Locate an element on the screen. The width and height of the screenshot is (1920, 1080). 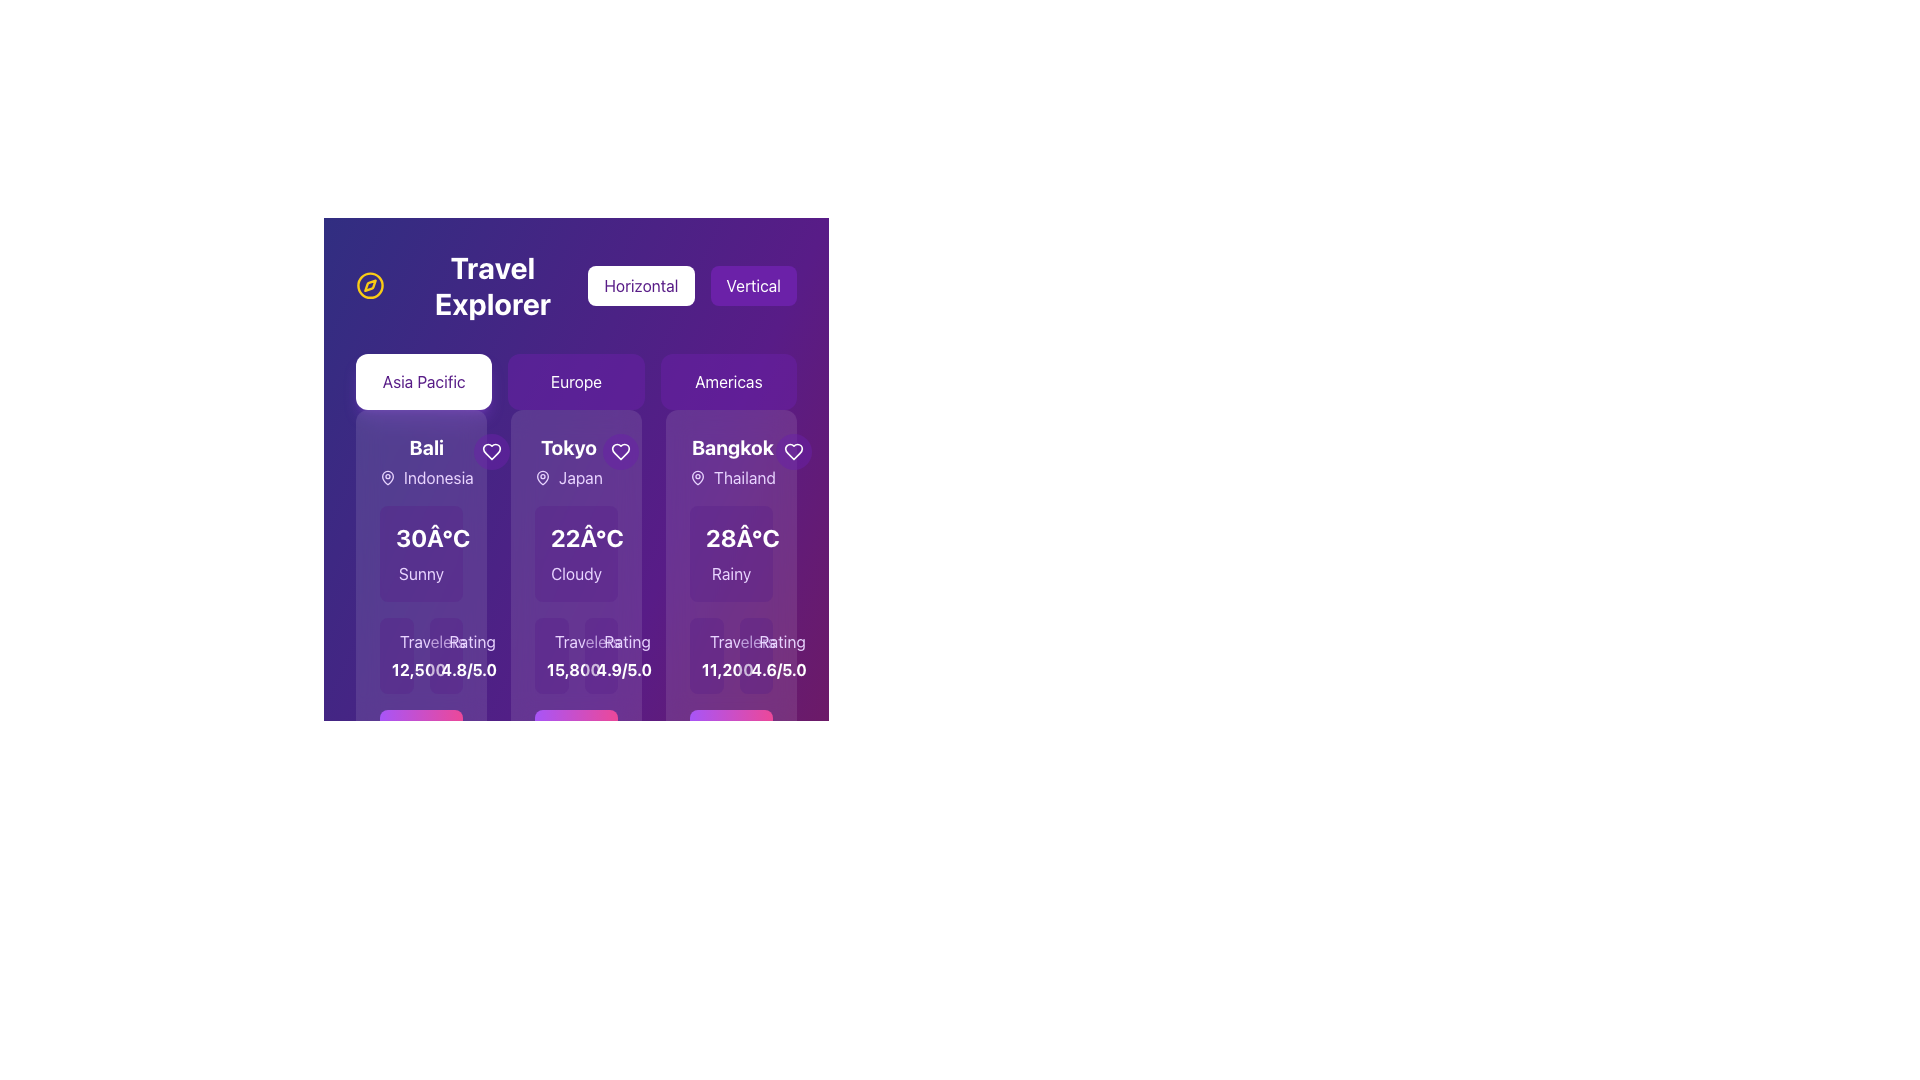
map pin icon located in the 'Bali' section of the navigation panel, positioned to the left of the text 'Indonesia' and above the temperature information is located at coordinates (388, 477).